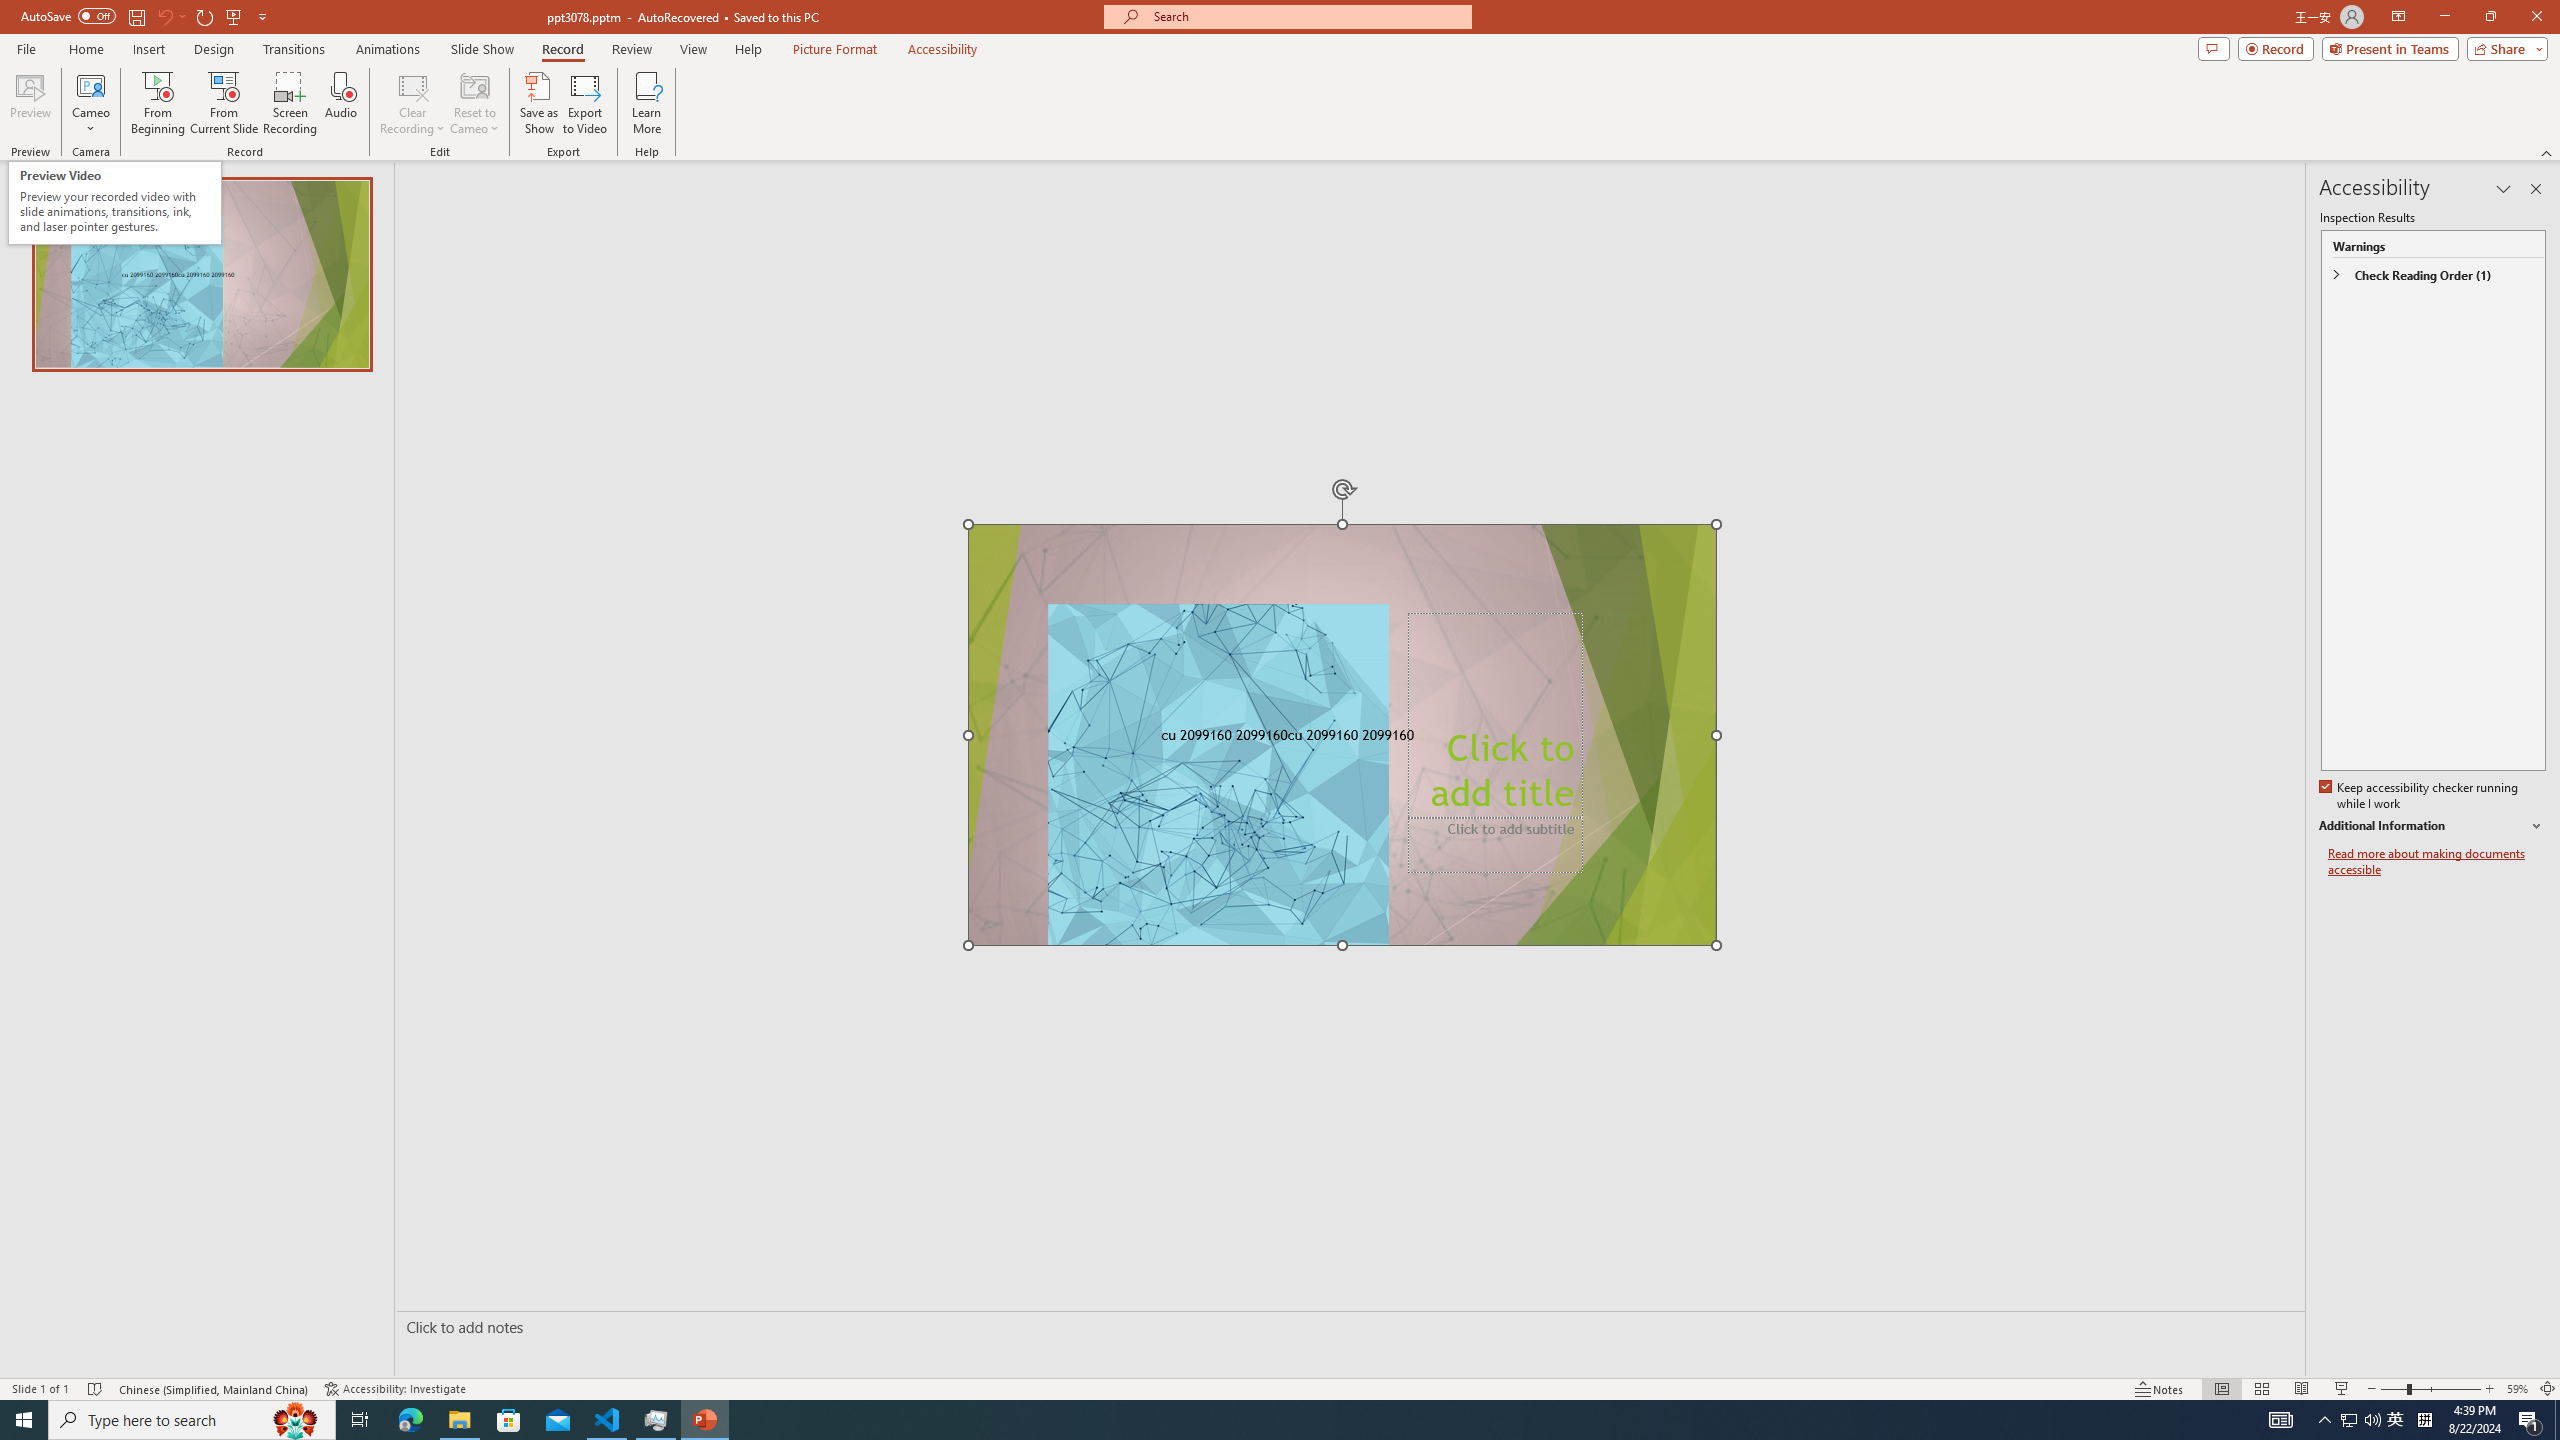  I want to click on 'Read more about making documents accessible', so click(2437, 861).